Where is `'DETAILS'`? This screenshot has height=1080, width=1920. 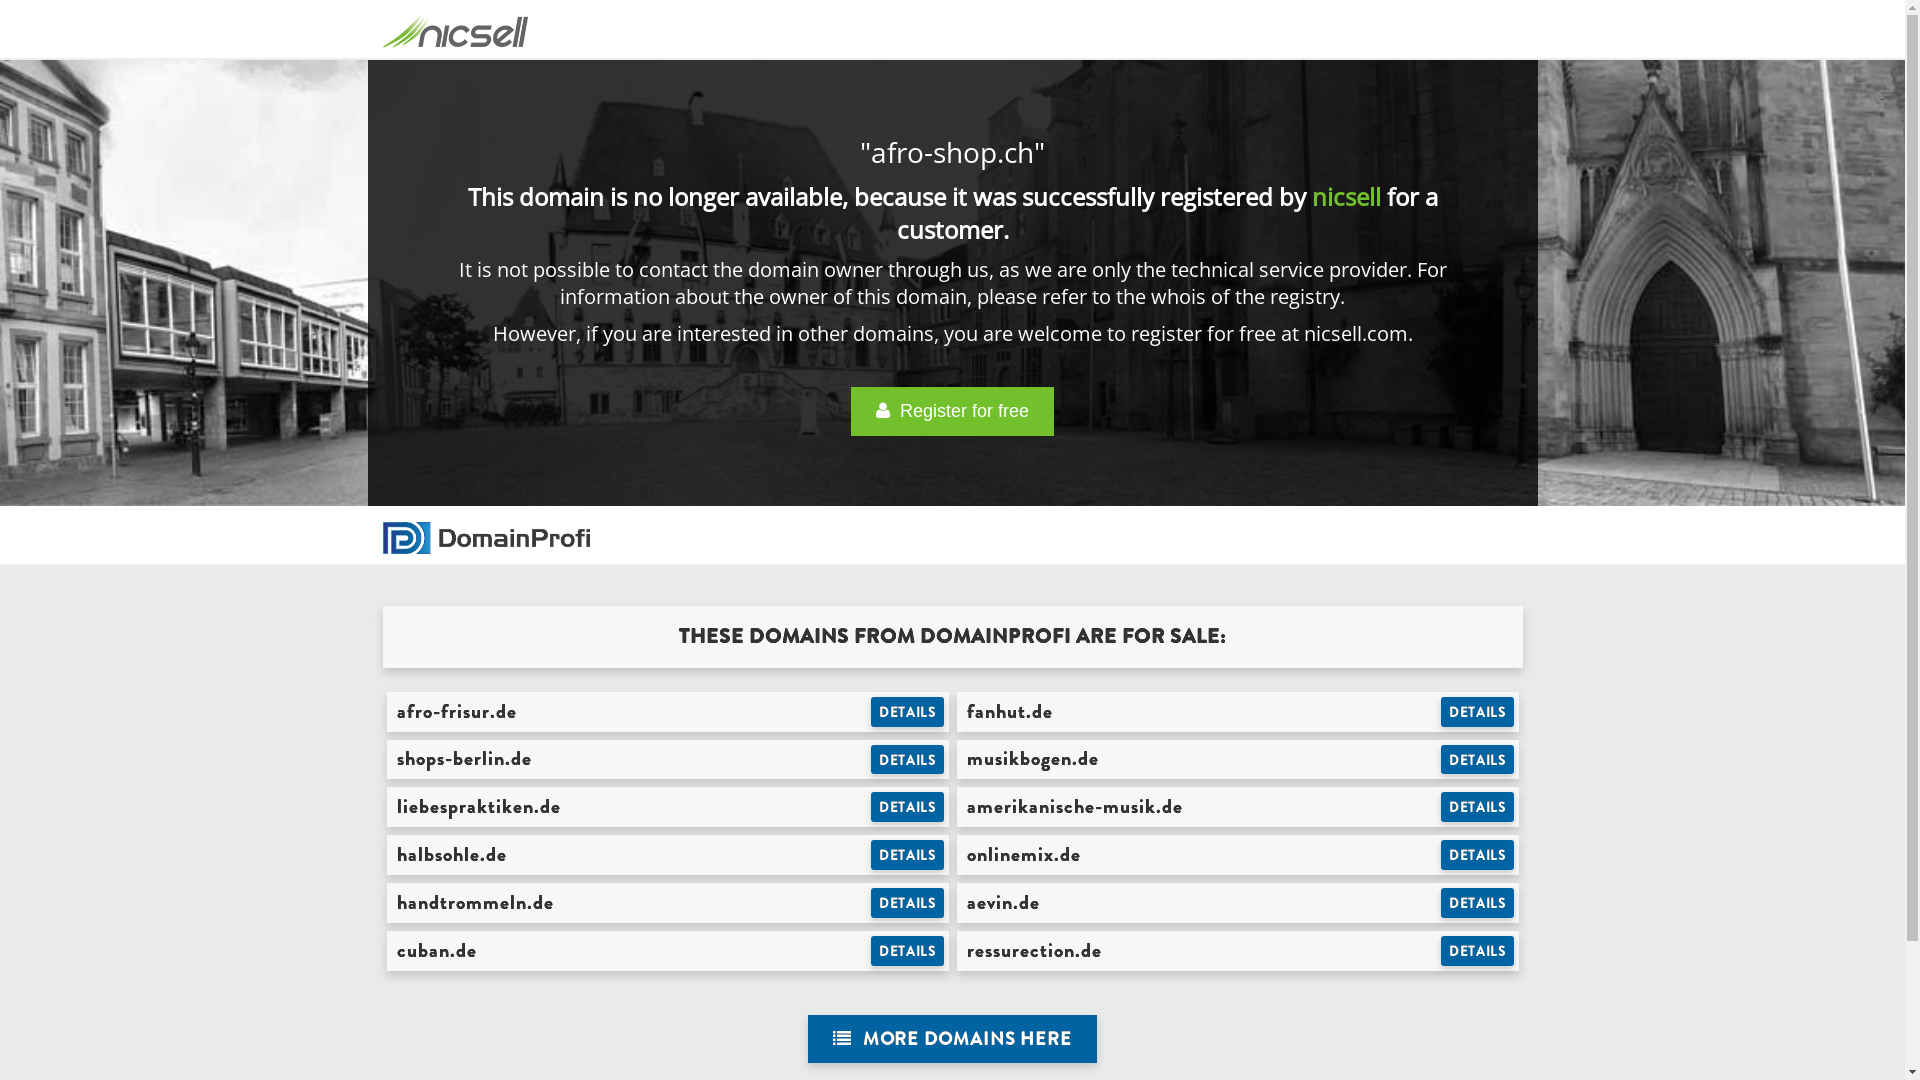
'DETAILS' is located at coordinates (870, 711).